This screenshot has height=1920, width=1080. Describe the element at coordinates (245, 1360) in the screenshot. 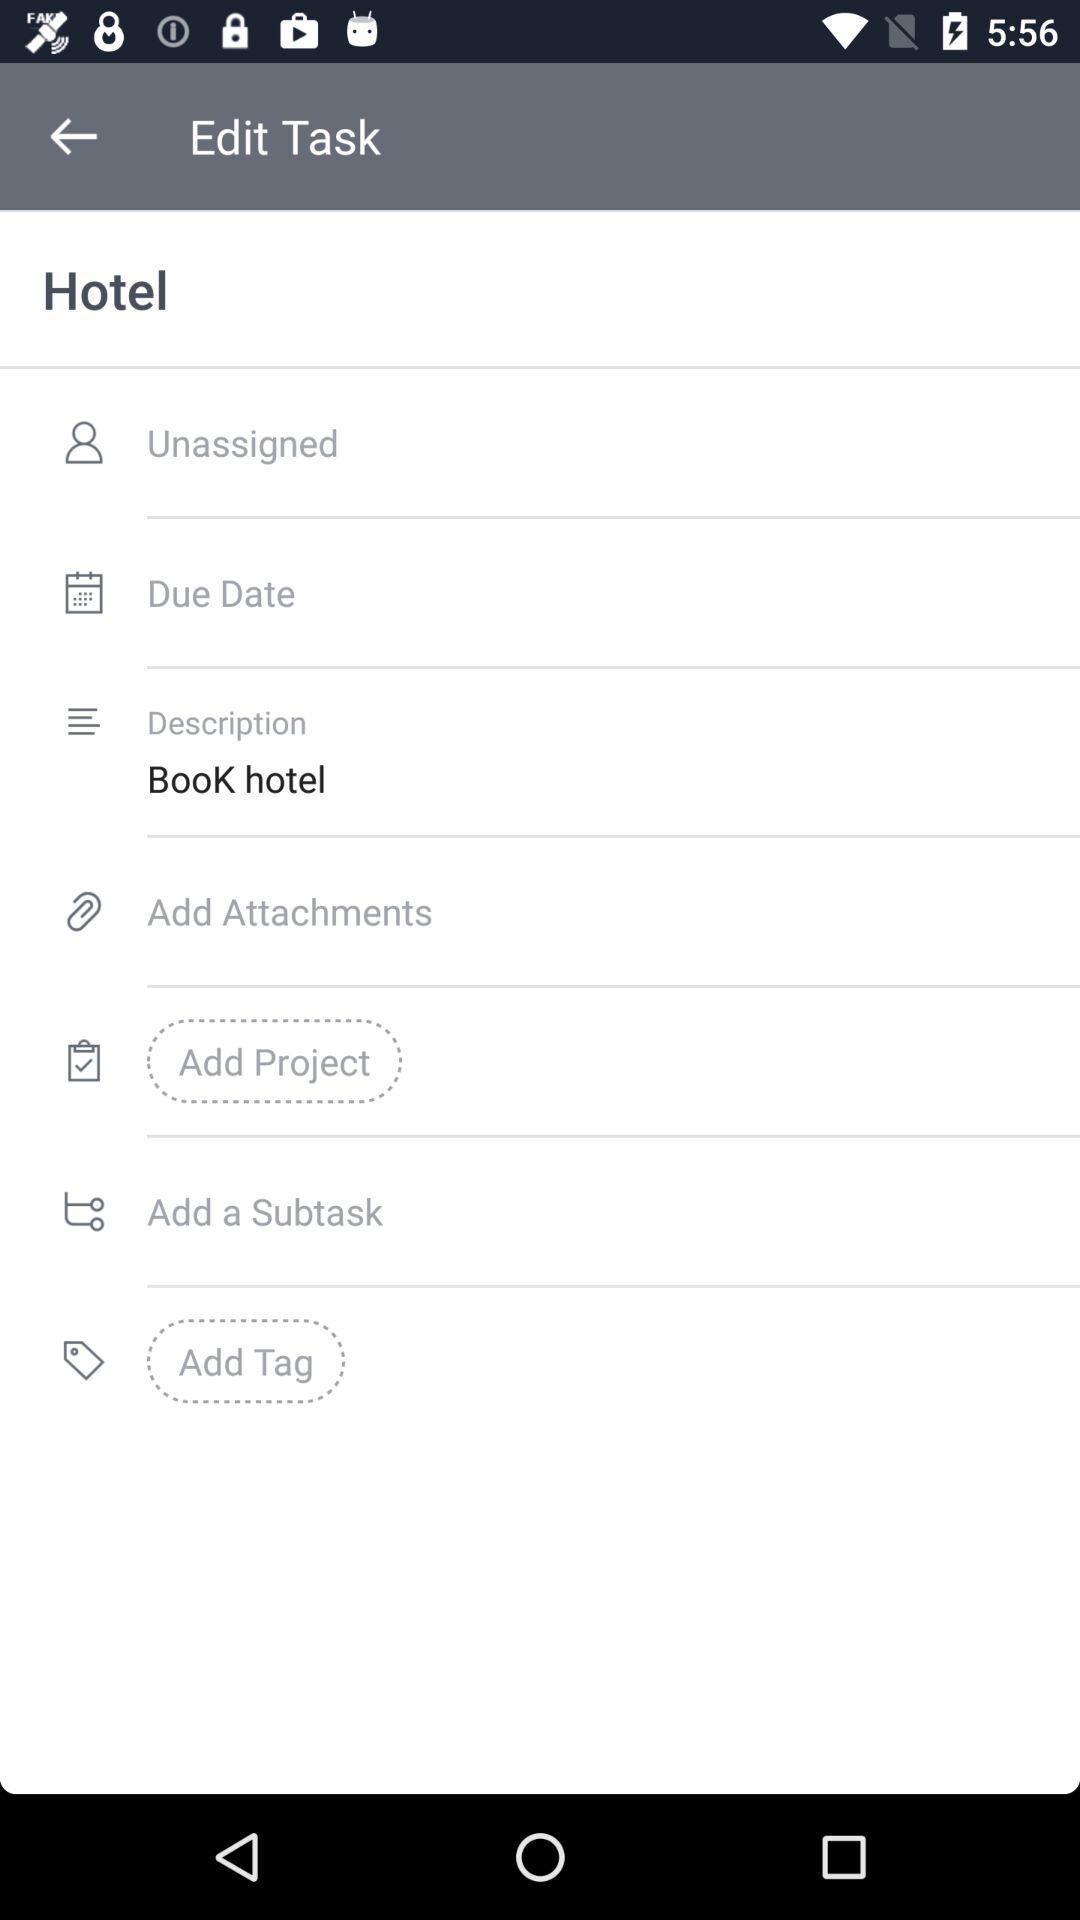

I see `add tag item` at that location.